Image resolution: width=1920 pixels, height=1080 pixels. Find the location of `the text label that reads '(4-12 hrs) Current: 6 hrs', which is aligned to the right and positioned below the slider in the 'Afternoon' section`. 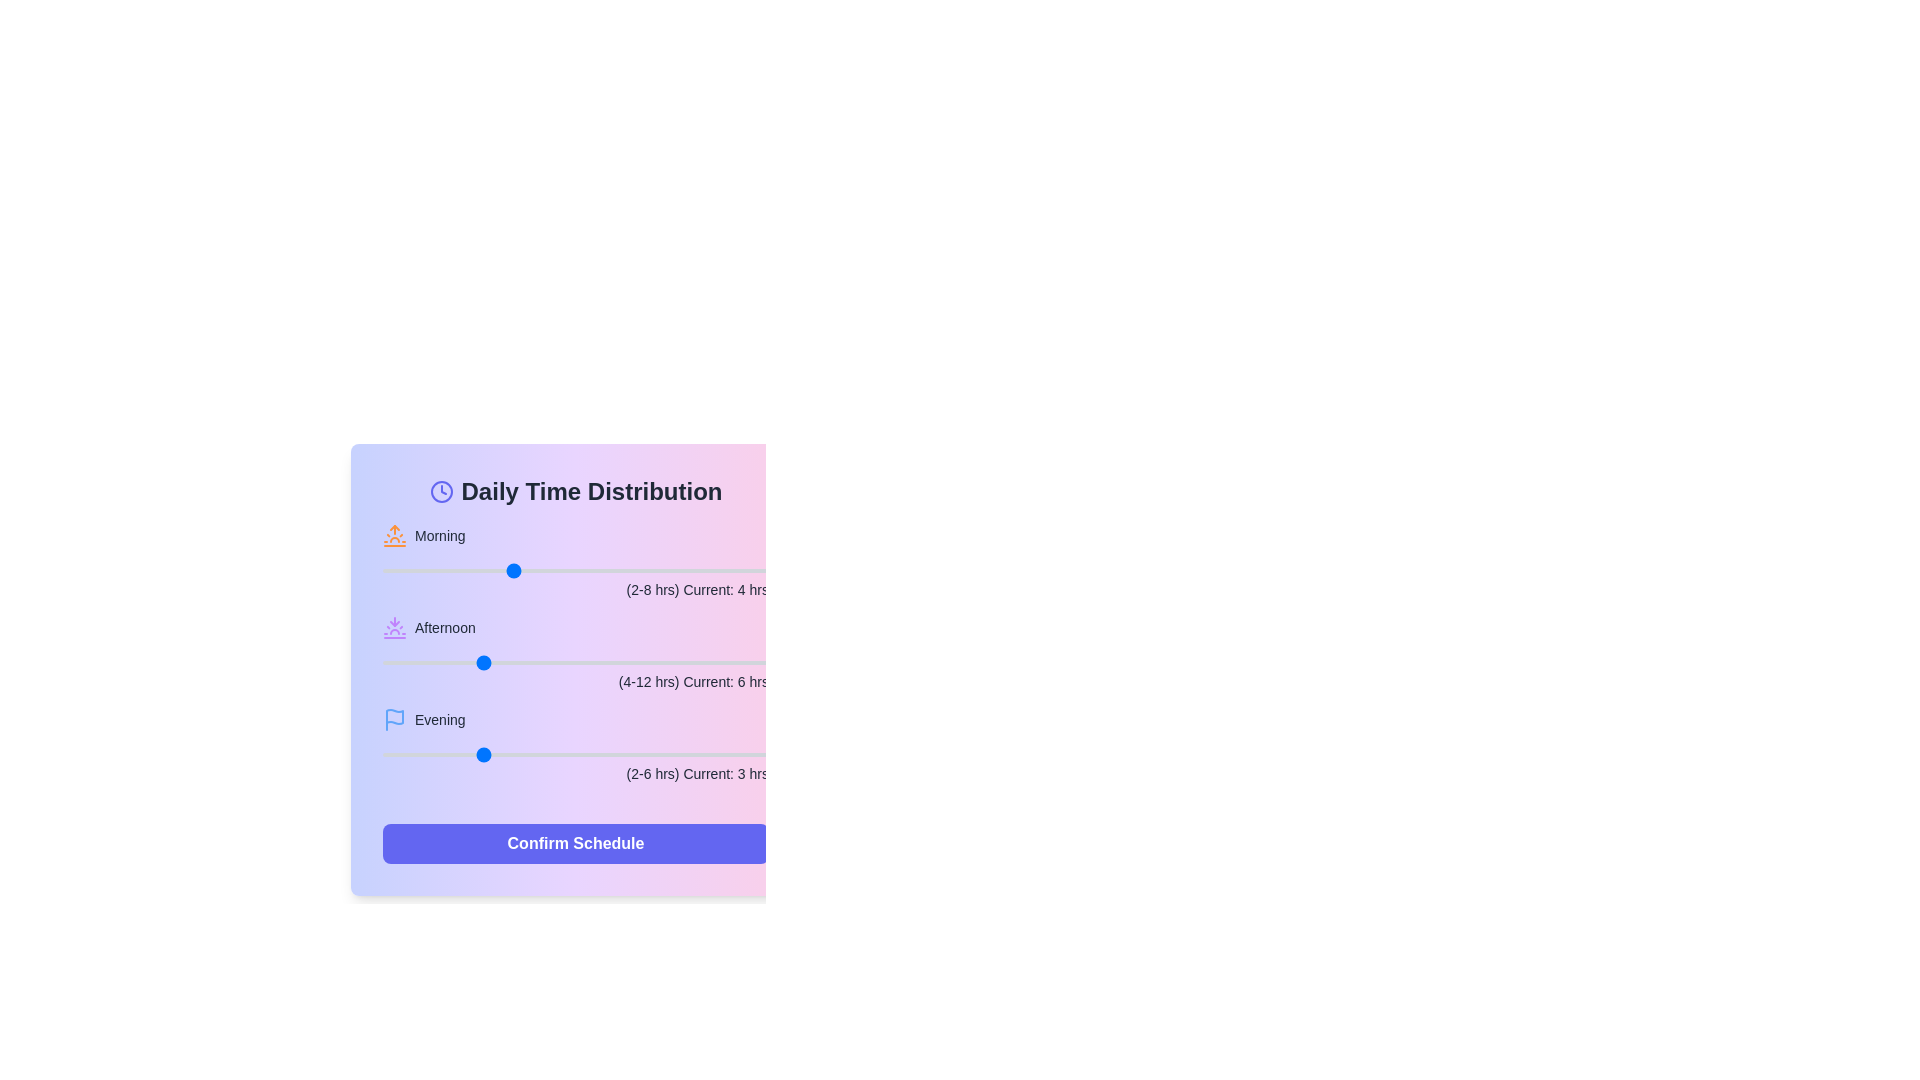

the text label that reads '(4-12 hrs) Current: 6 hrs', which is aligned to the right and positioned below the slider in the 'Afternoon' section is located at coordinates (575, 681).